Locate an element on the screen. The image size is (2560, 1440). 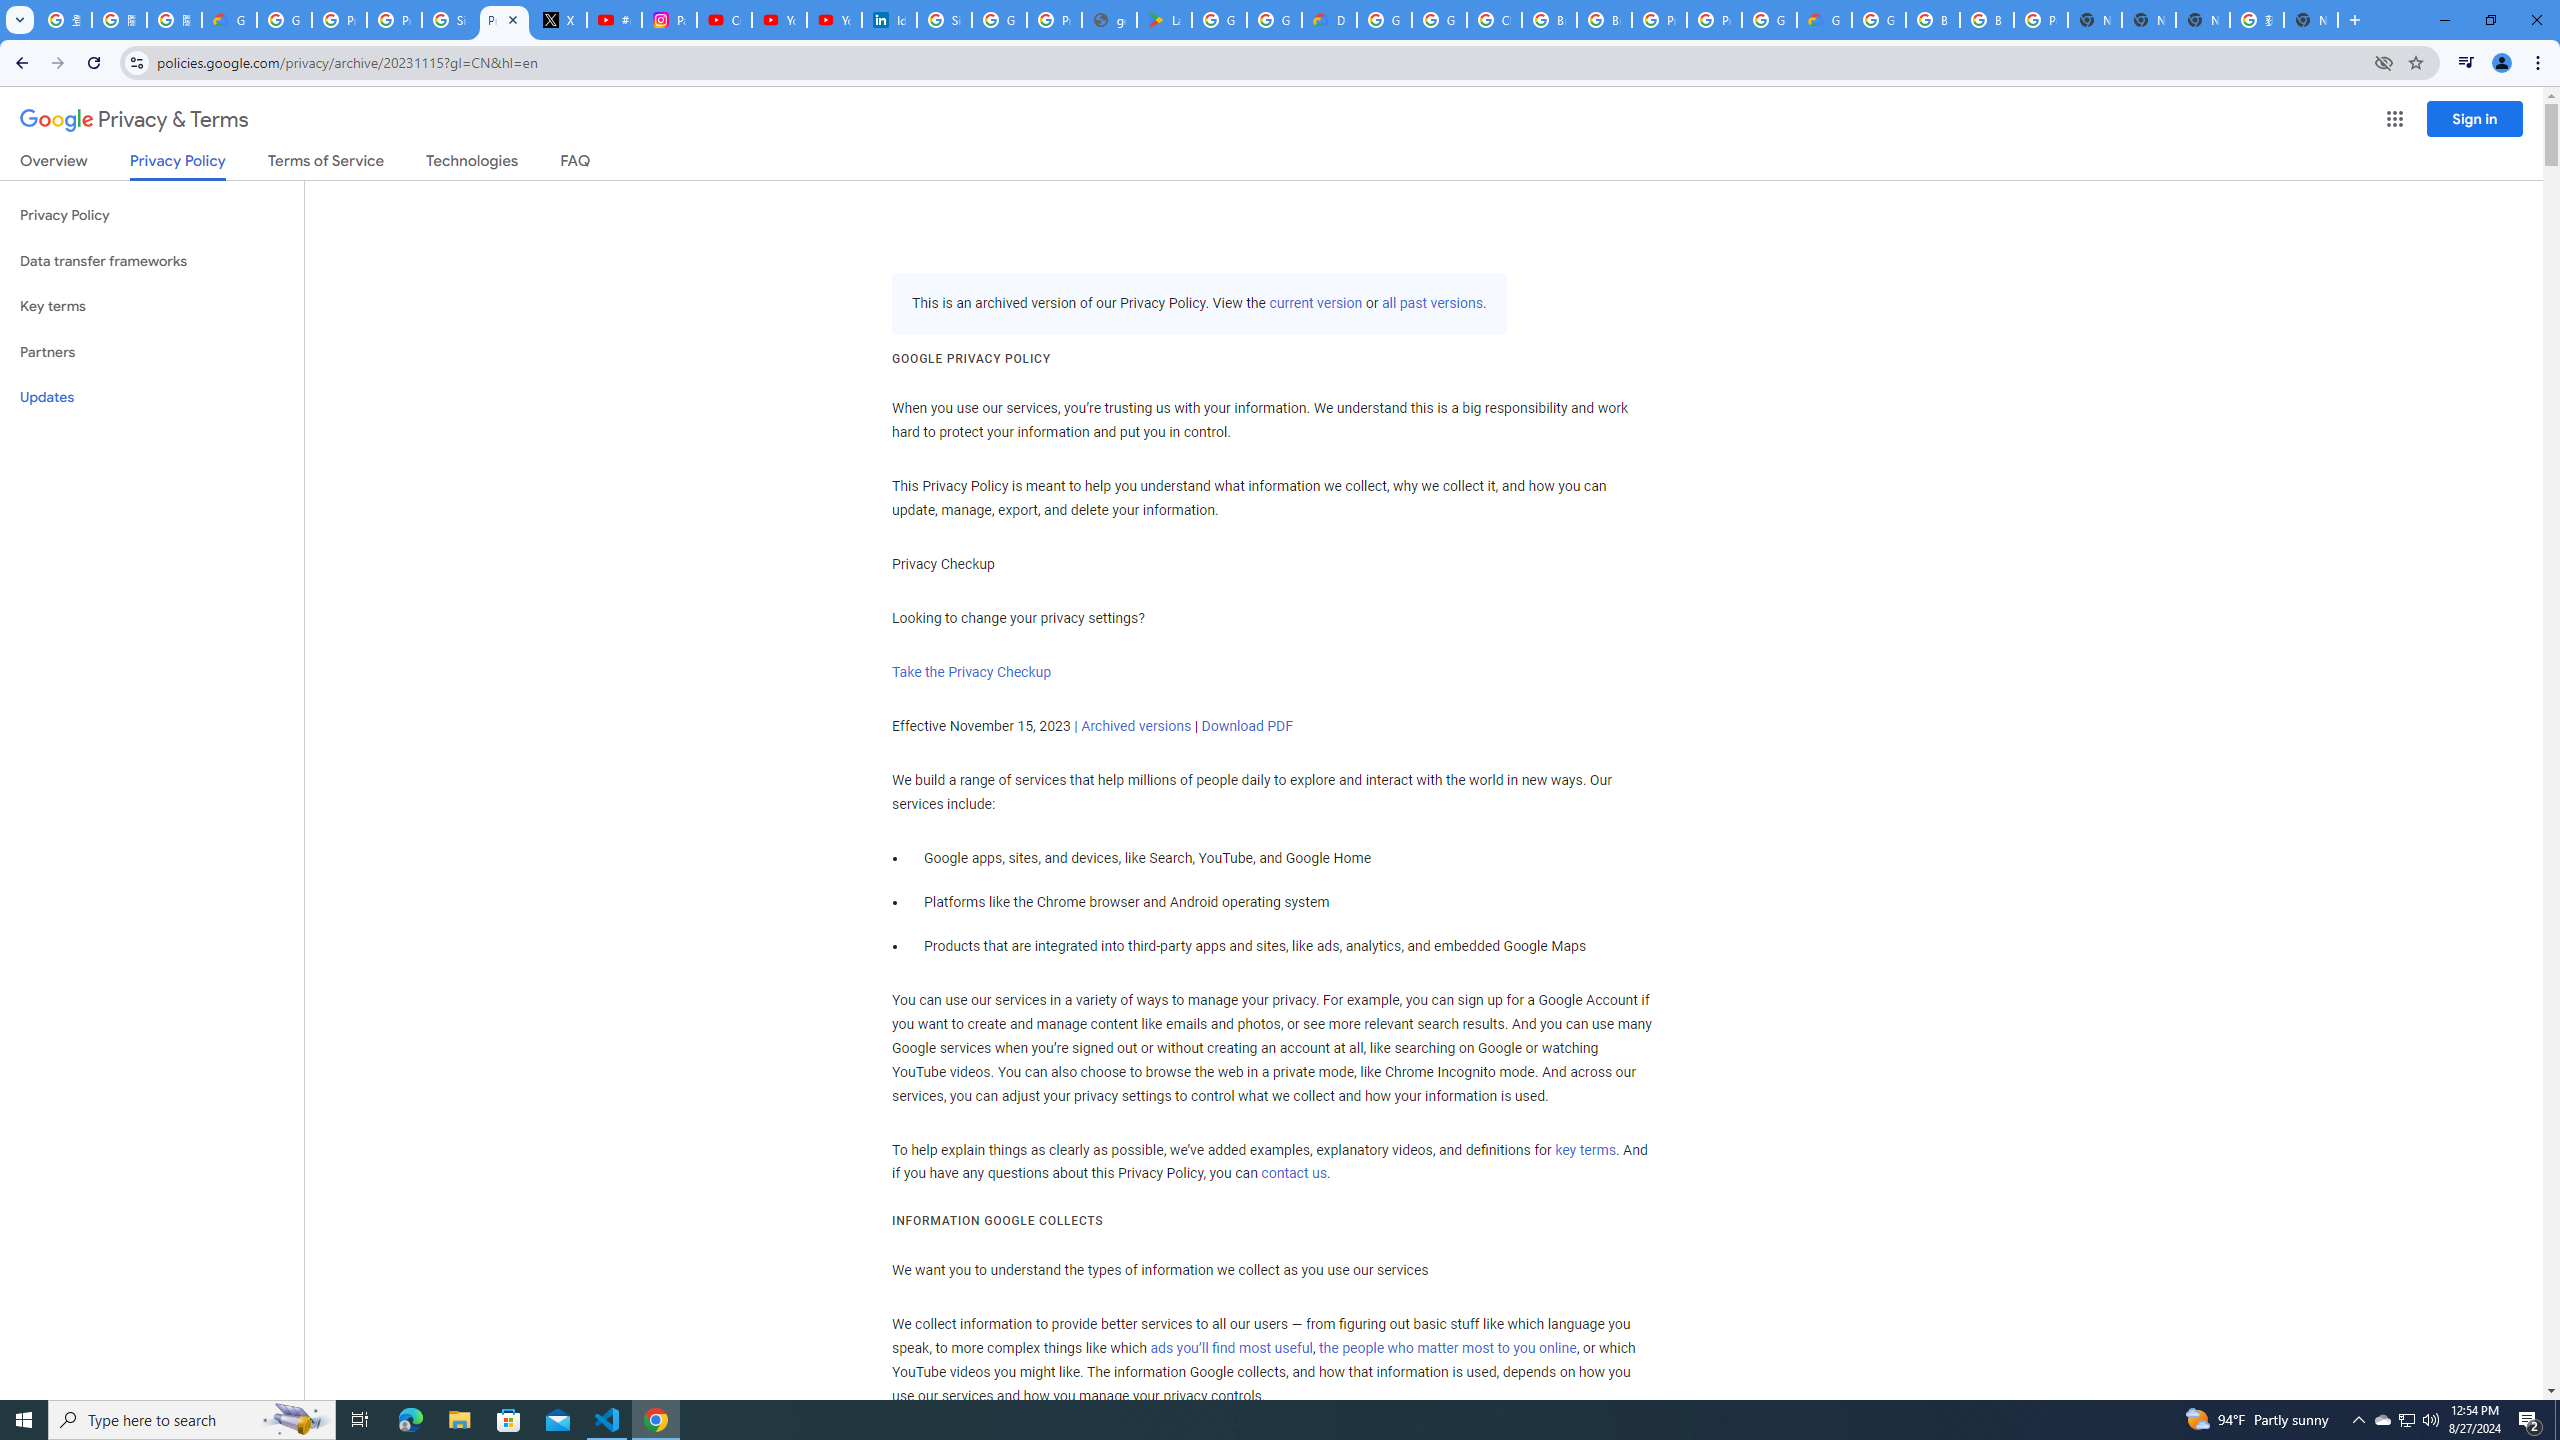
'all past versions' is located at coordinates (1430, 302).